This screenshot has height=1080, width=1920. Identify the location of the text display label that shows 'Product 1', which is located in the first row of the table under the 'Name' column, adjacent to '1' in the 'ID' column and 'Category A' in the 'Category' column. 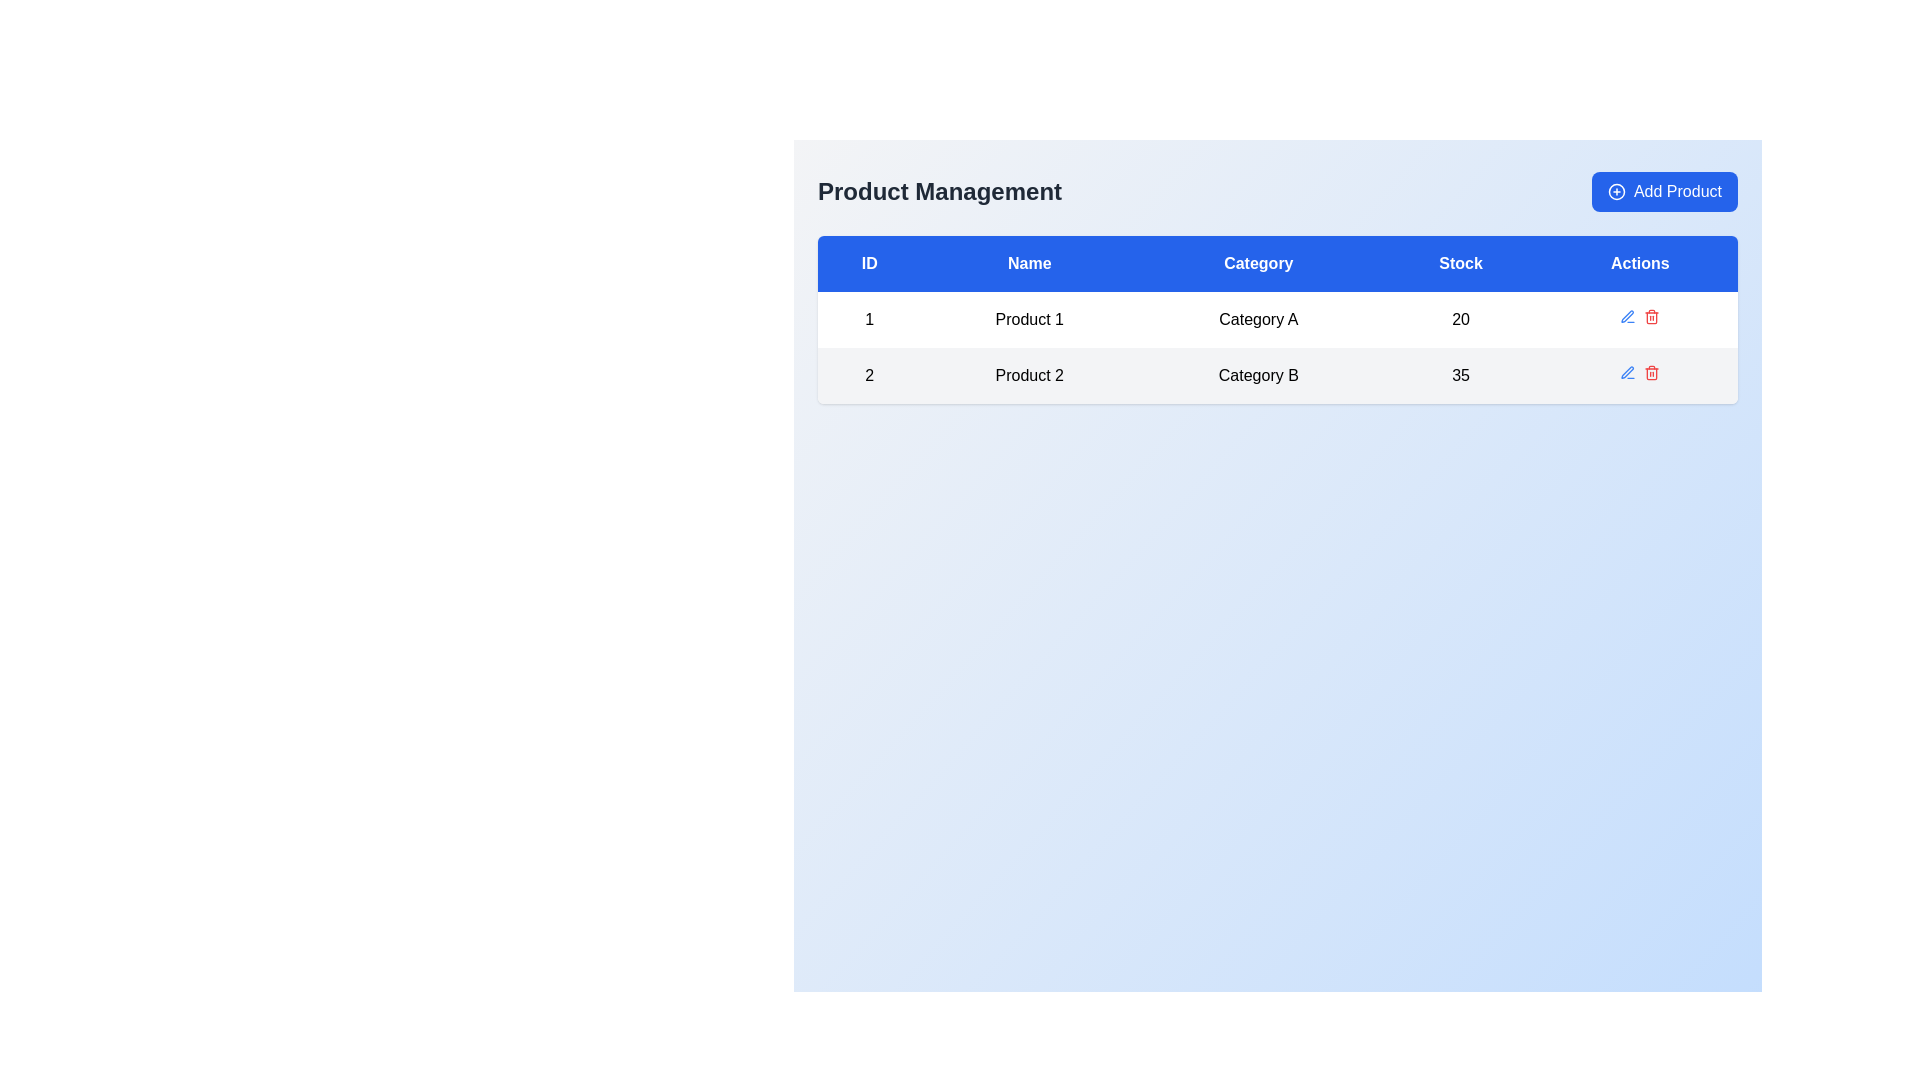
(1029, 319).